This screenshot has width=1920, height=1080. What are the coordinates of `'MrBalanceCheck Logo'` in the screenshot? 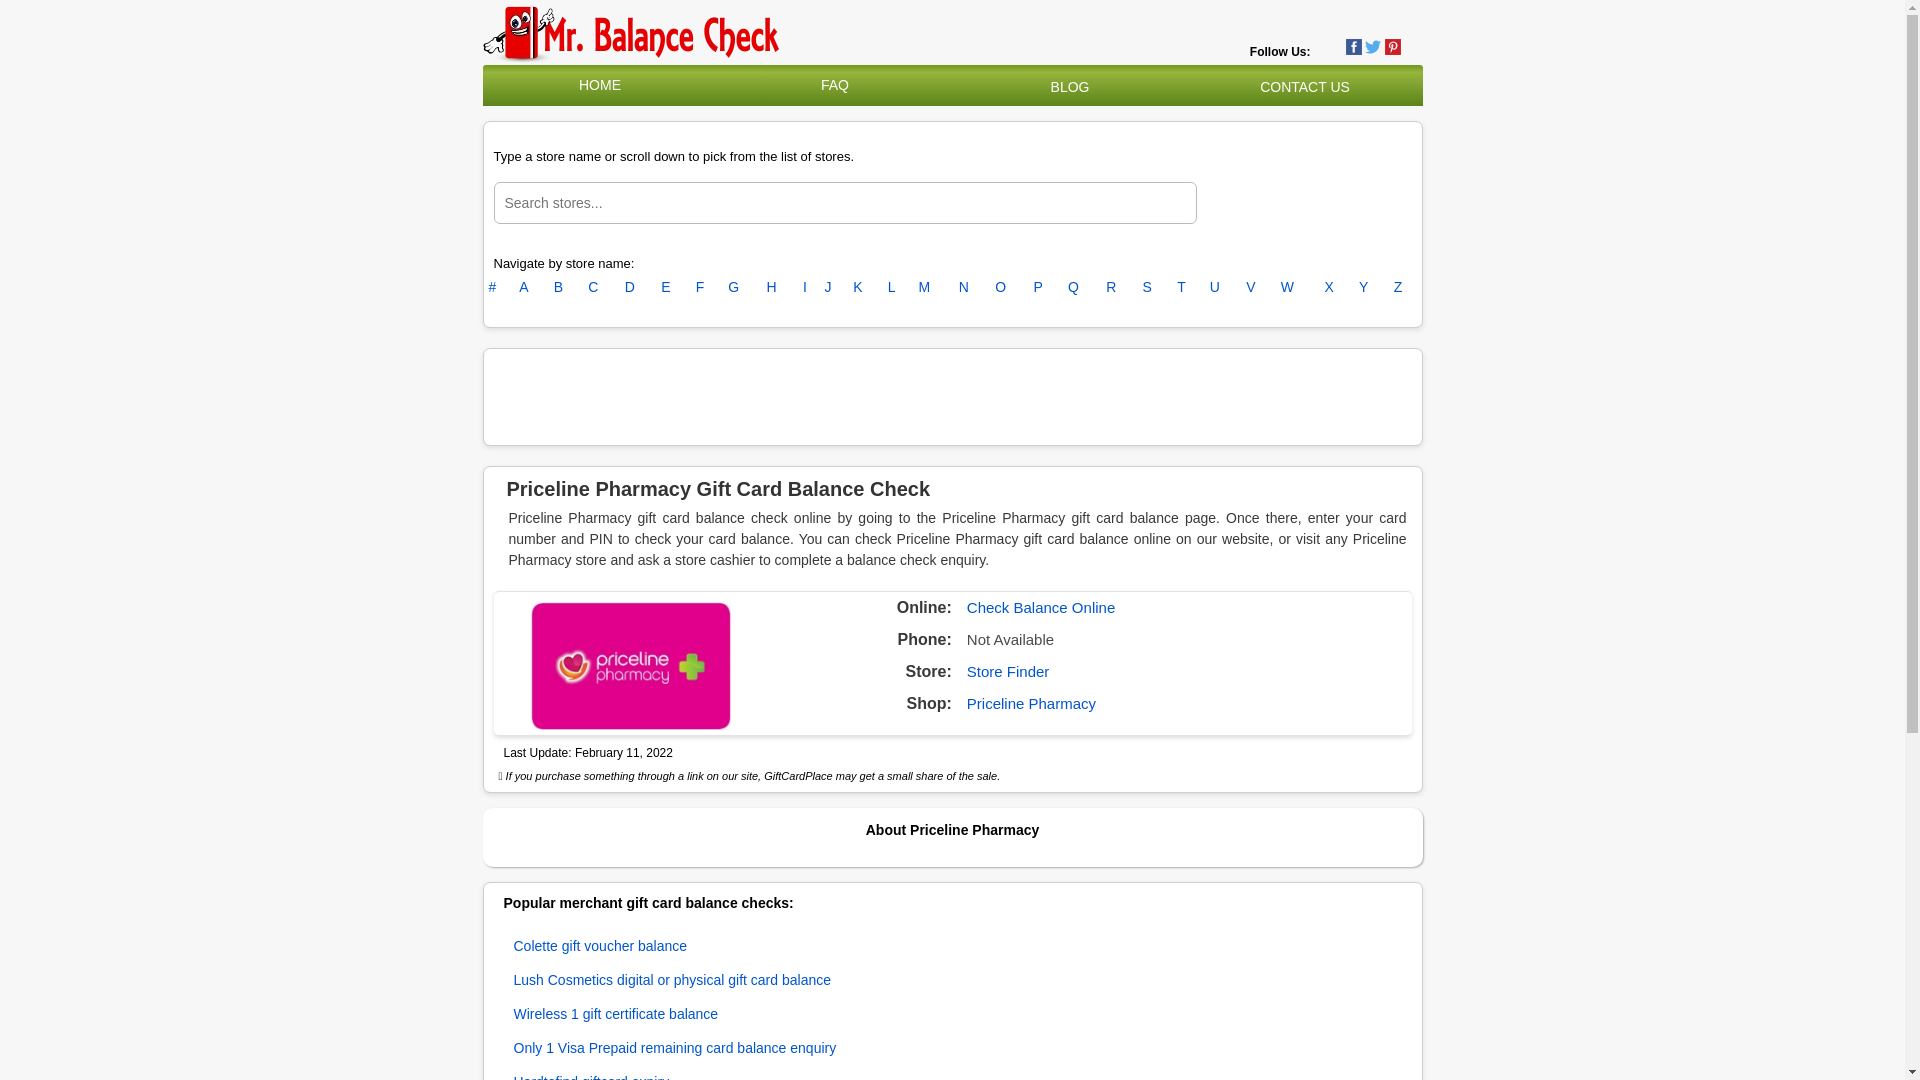 It's located at (631, 34).